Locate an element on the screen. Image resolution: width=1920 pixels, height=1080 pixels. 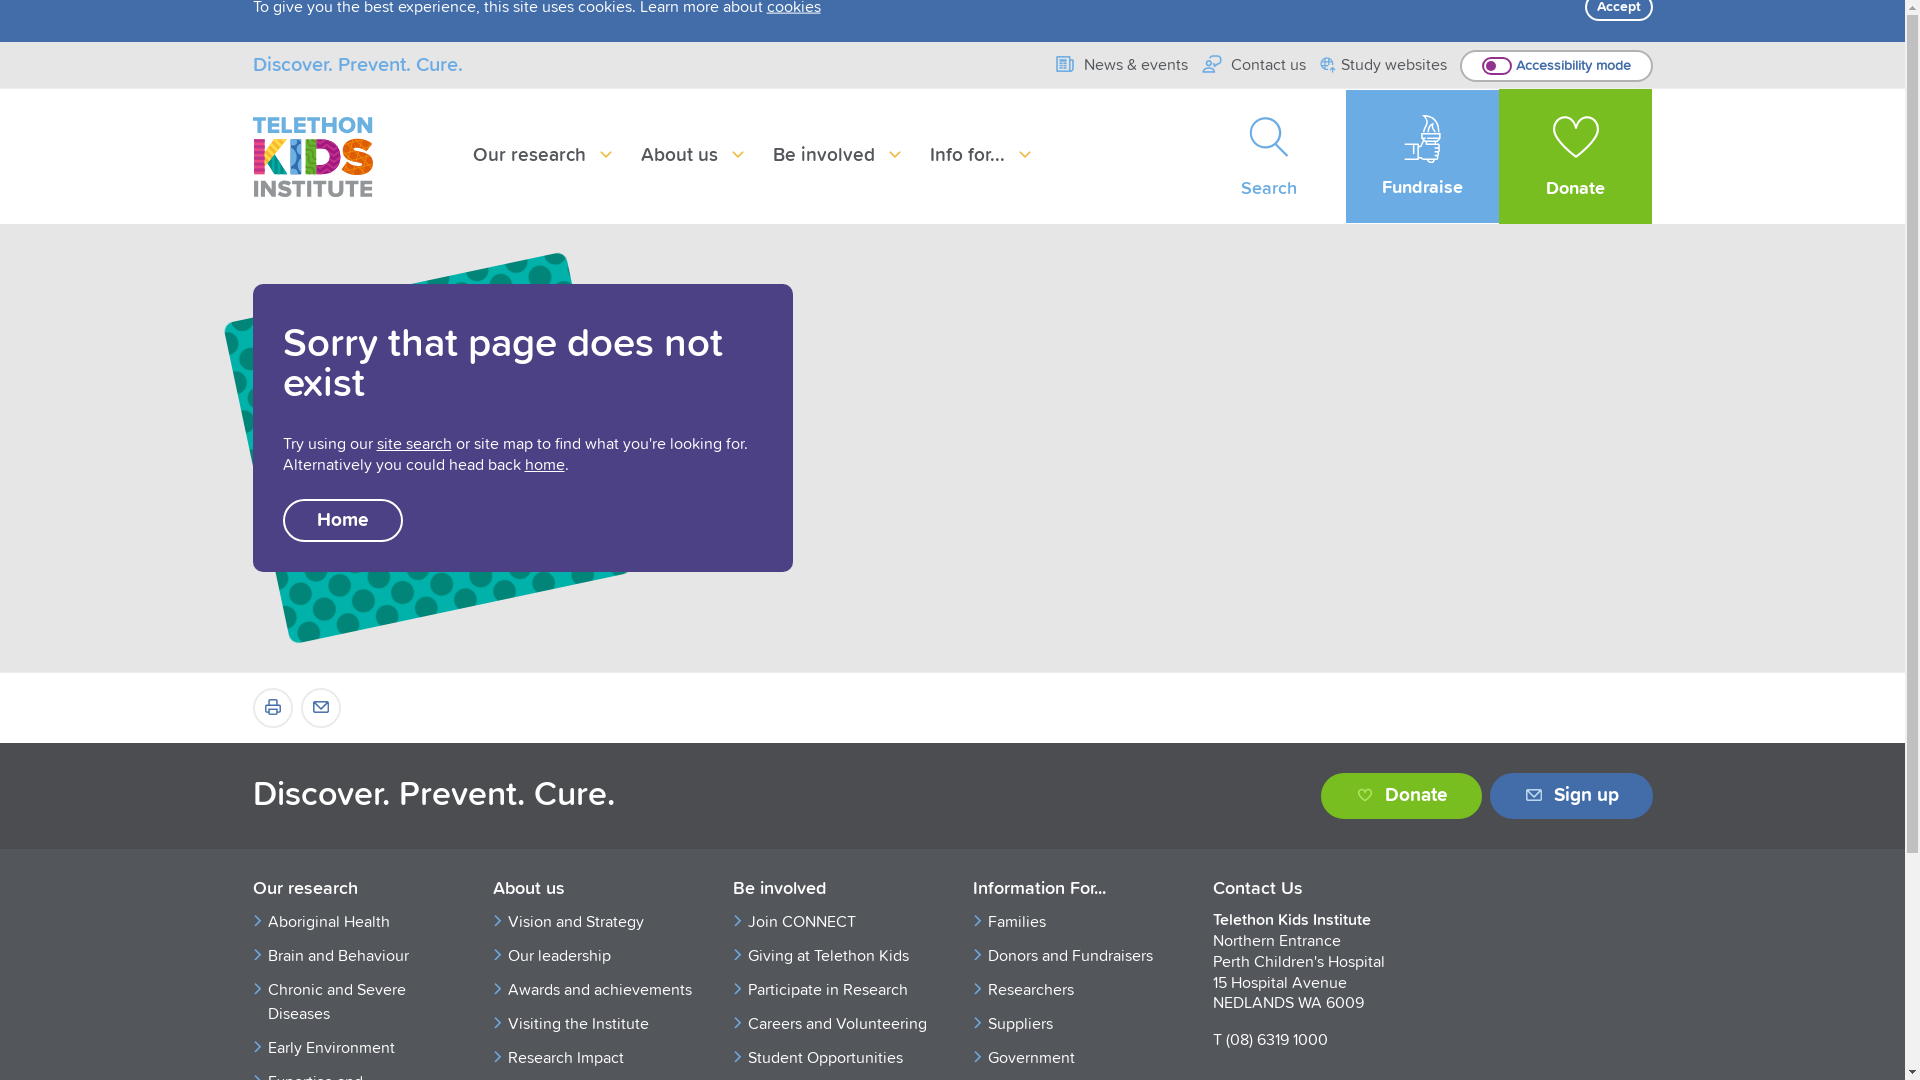
'Accessibility mode' is located at coordinates (1555, 64).